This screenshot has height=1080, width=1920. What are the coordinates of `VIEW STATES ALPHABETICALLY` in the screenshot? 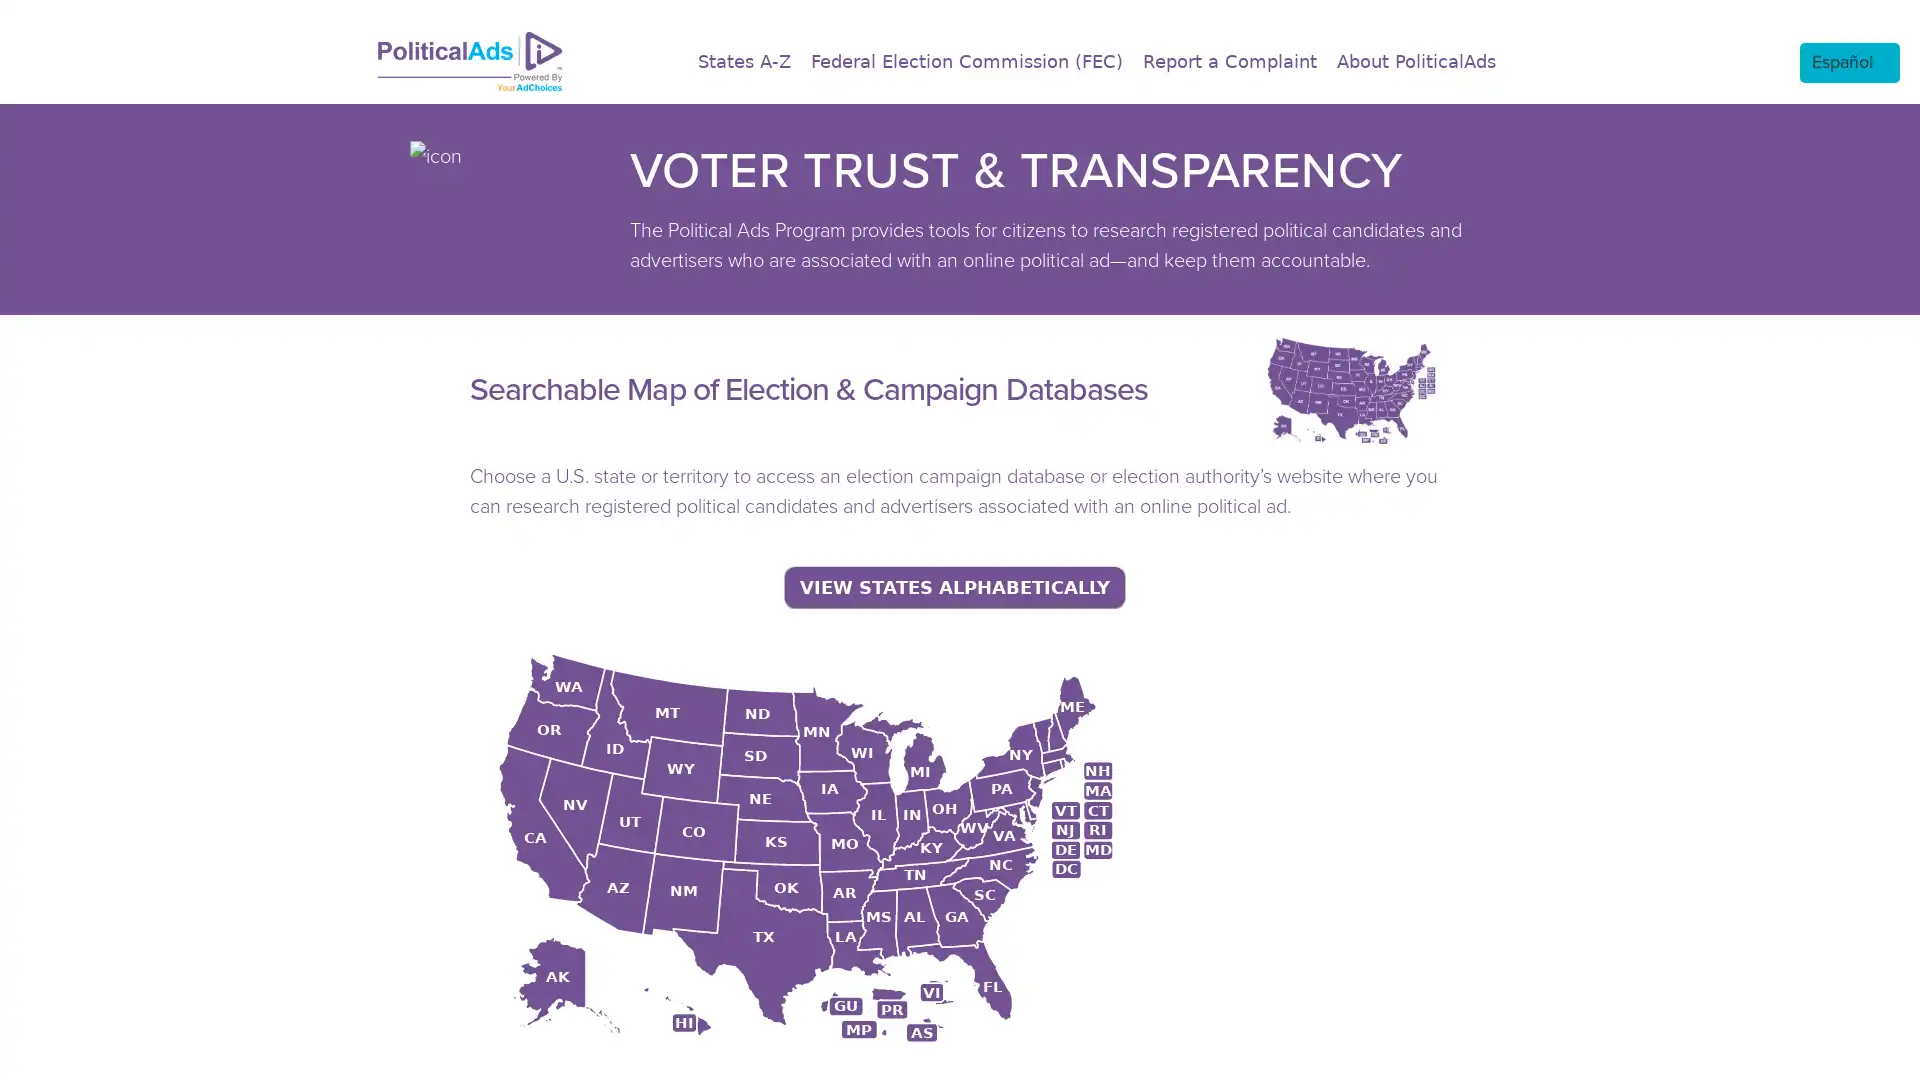 It's located at (954, 585).